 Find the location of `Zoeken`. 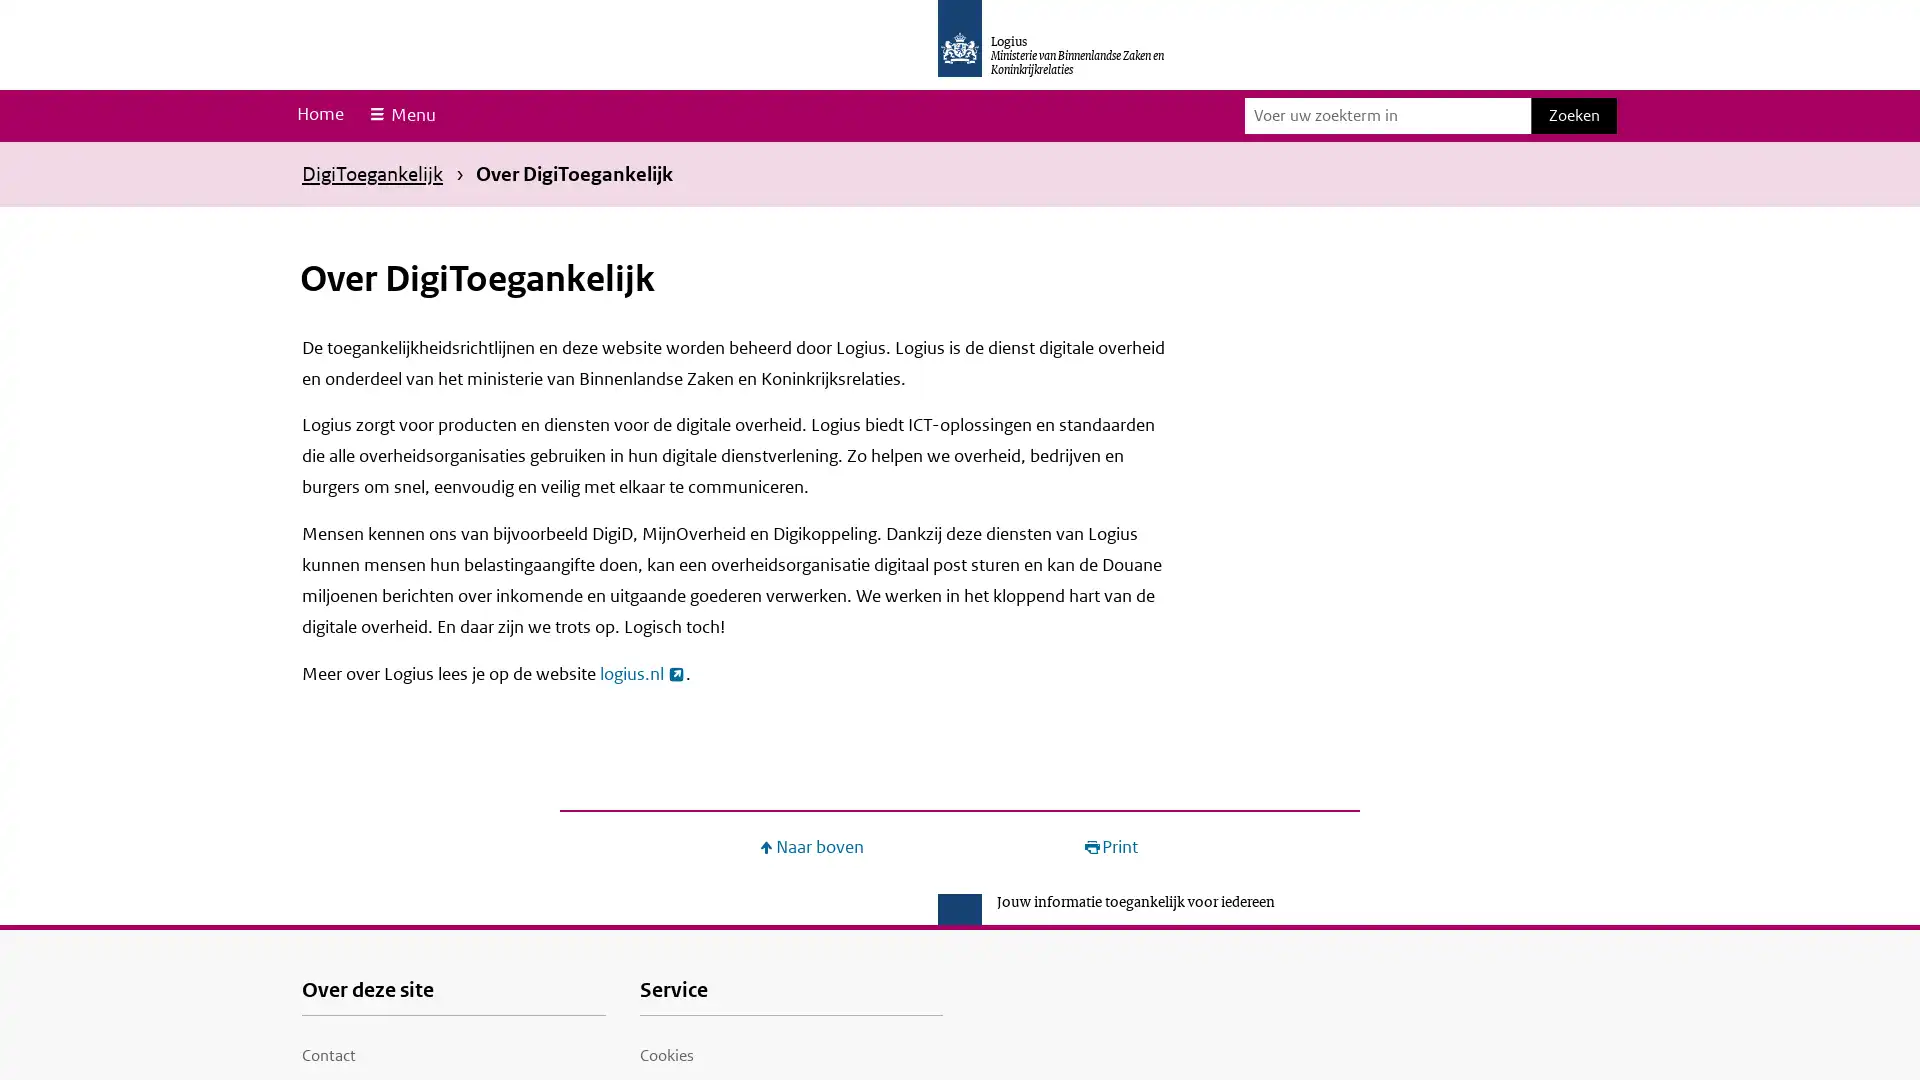

Zoeken is located at coordinates (1573, 115).